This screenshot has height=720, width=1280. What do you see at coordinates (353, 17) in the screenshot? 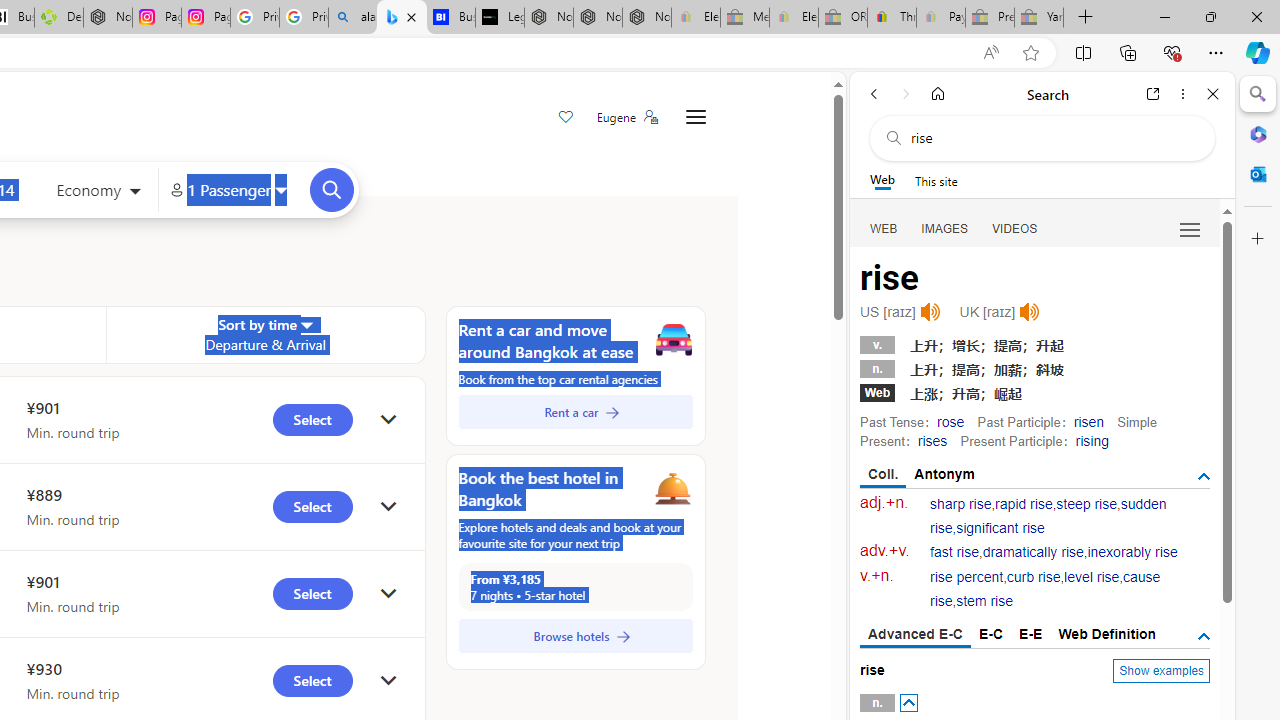
I see `'alabama high school quarterback dies - Search'` at bounding box center [353, 17].